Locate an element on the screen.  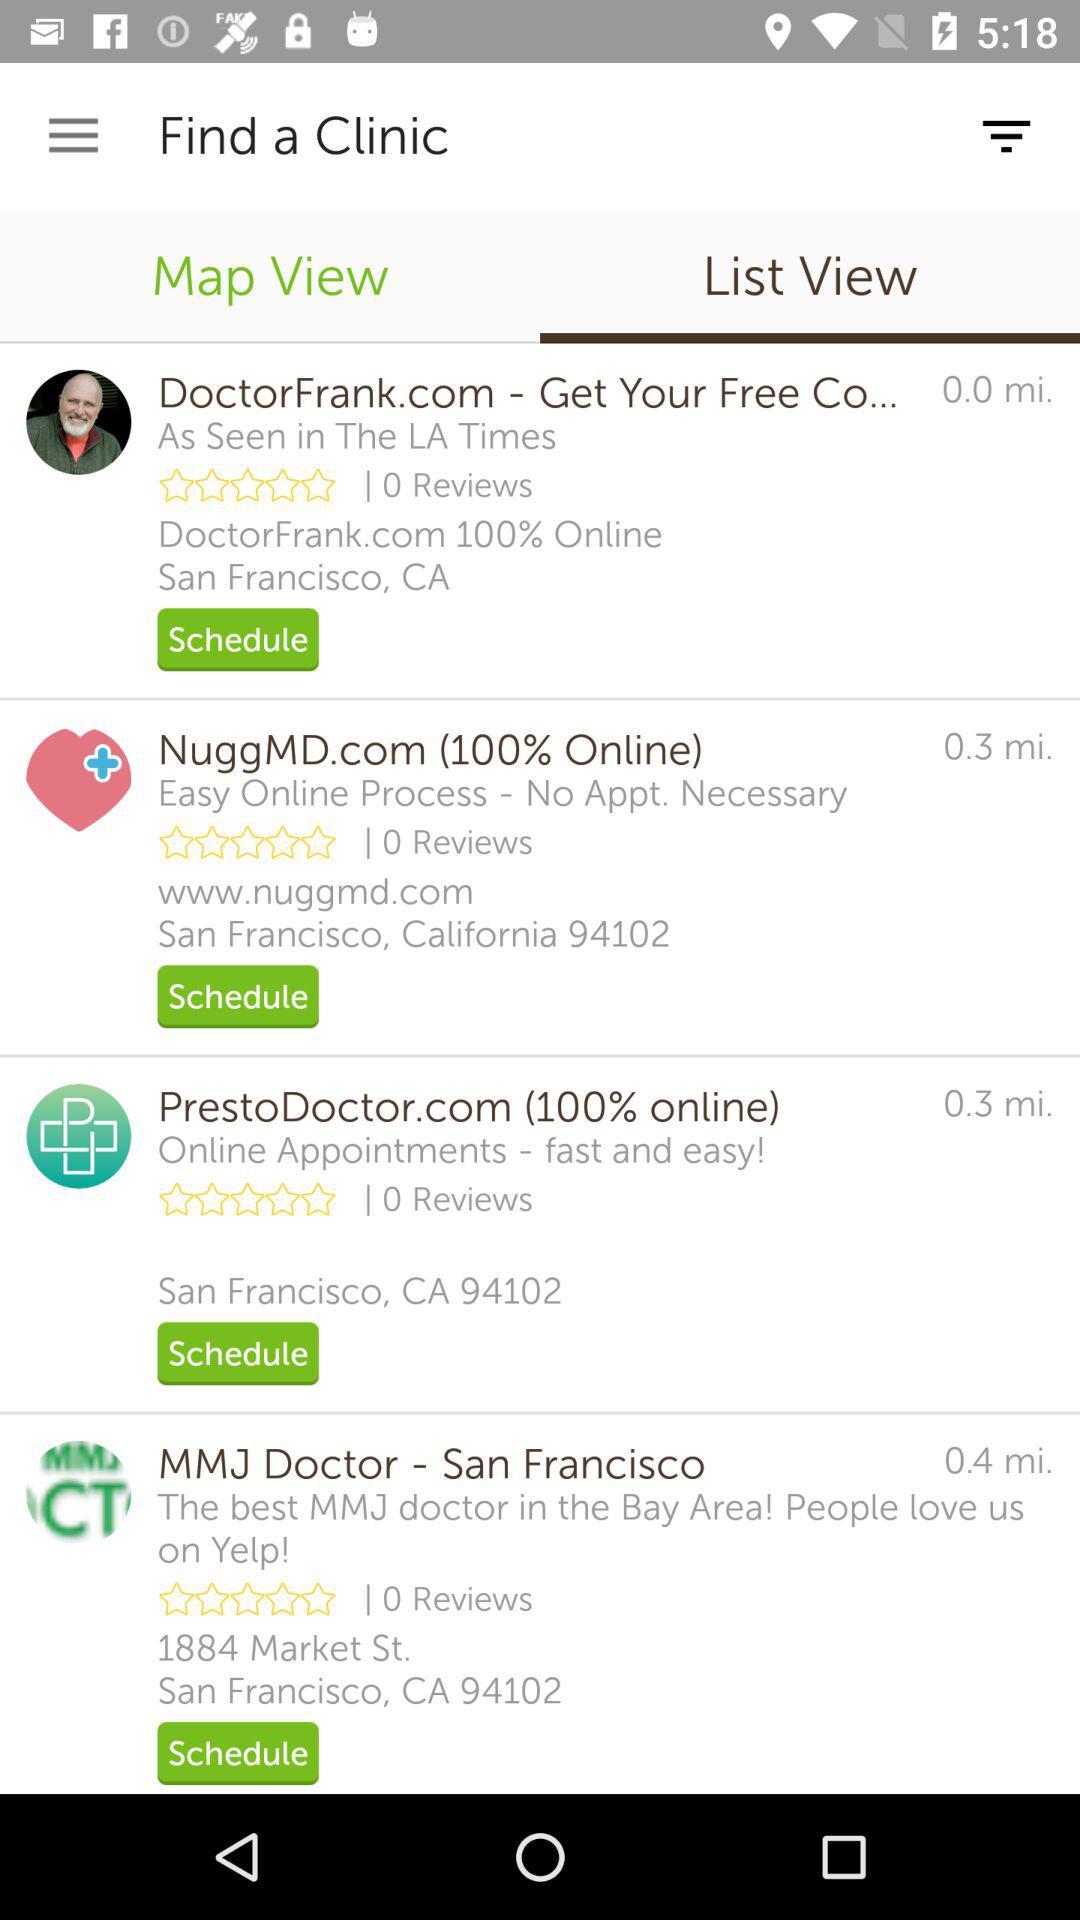
icon above | 0 reviews is located at coordinates (356, 435).